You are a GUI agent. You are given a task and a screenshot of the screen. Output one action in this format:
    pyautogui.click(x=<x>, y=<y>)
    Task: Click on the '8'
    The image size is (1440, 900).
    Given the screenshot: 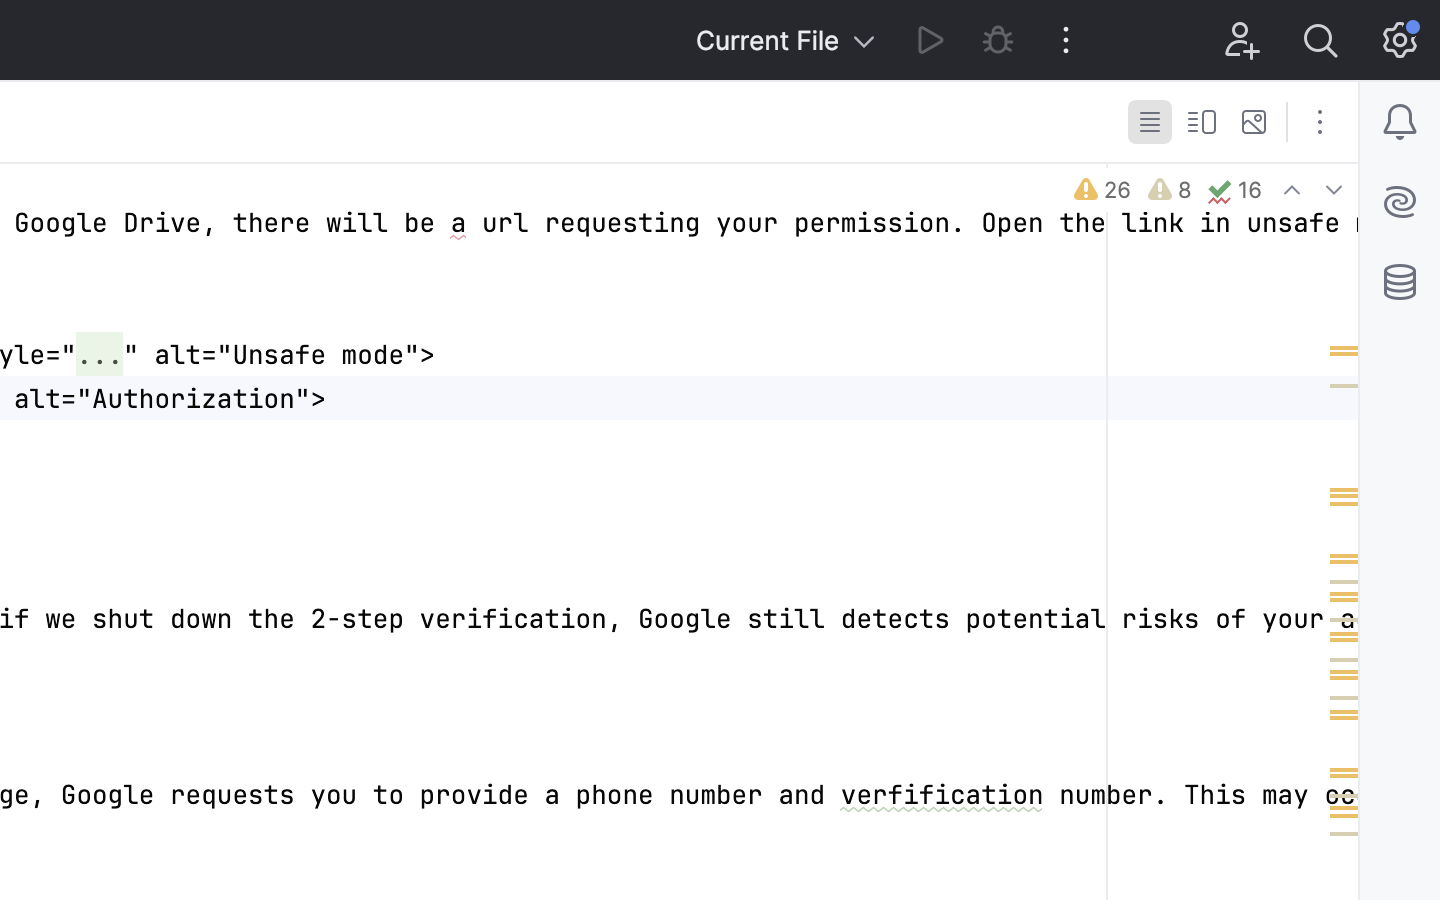 What is the action you would take?
    pyautogui.click(x=1167, y=189)
    